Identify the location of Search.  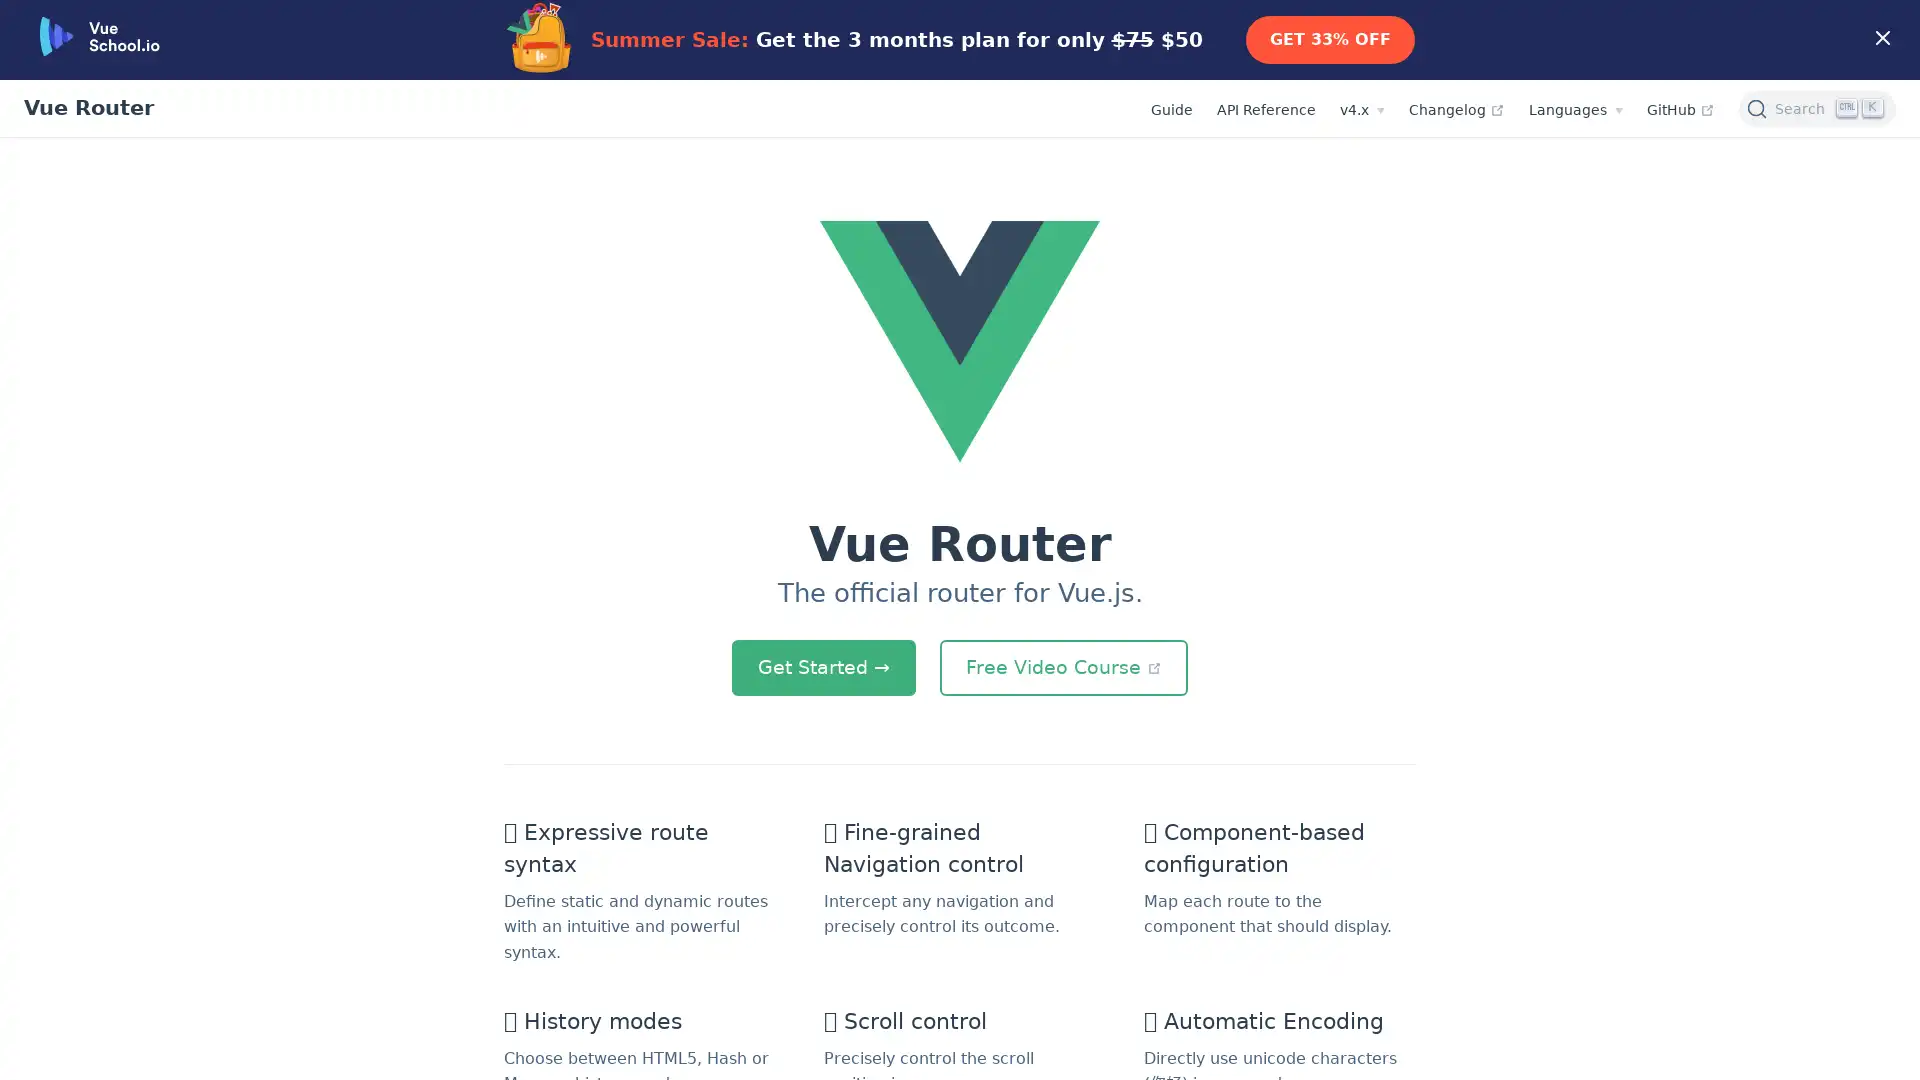
(1817, 108).